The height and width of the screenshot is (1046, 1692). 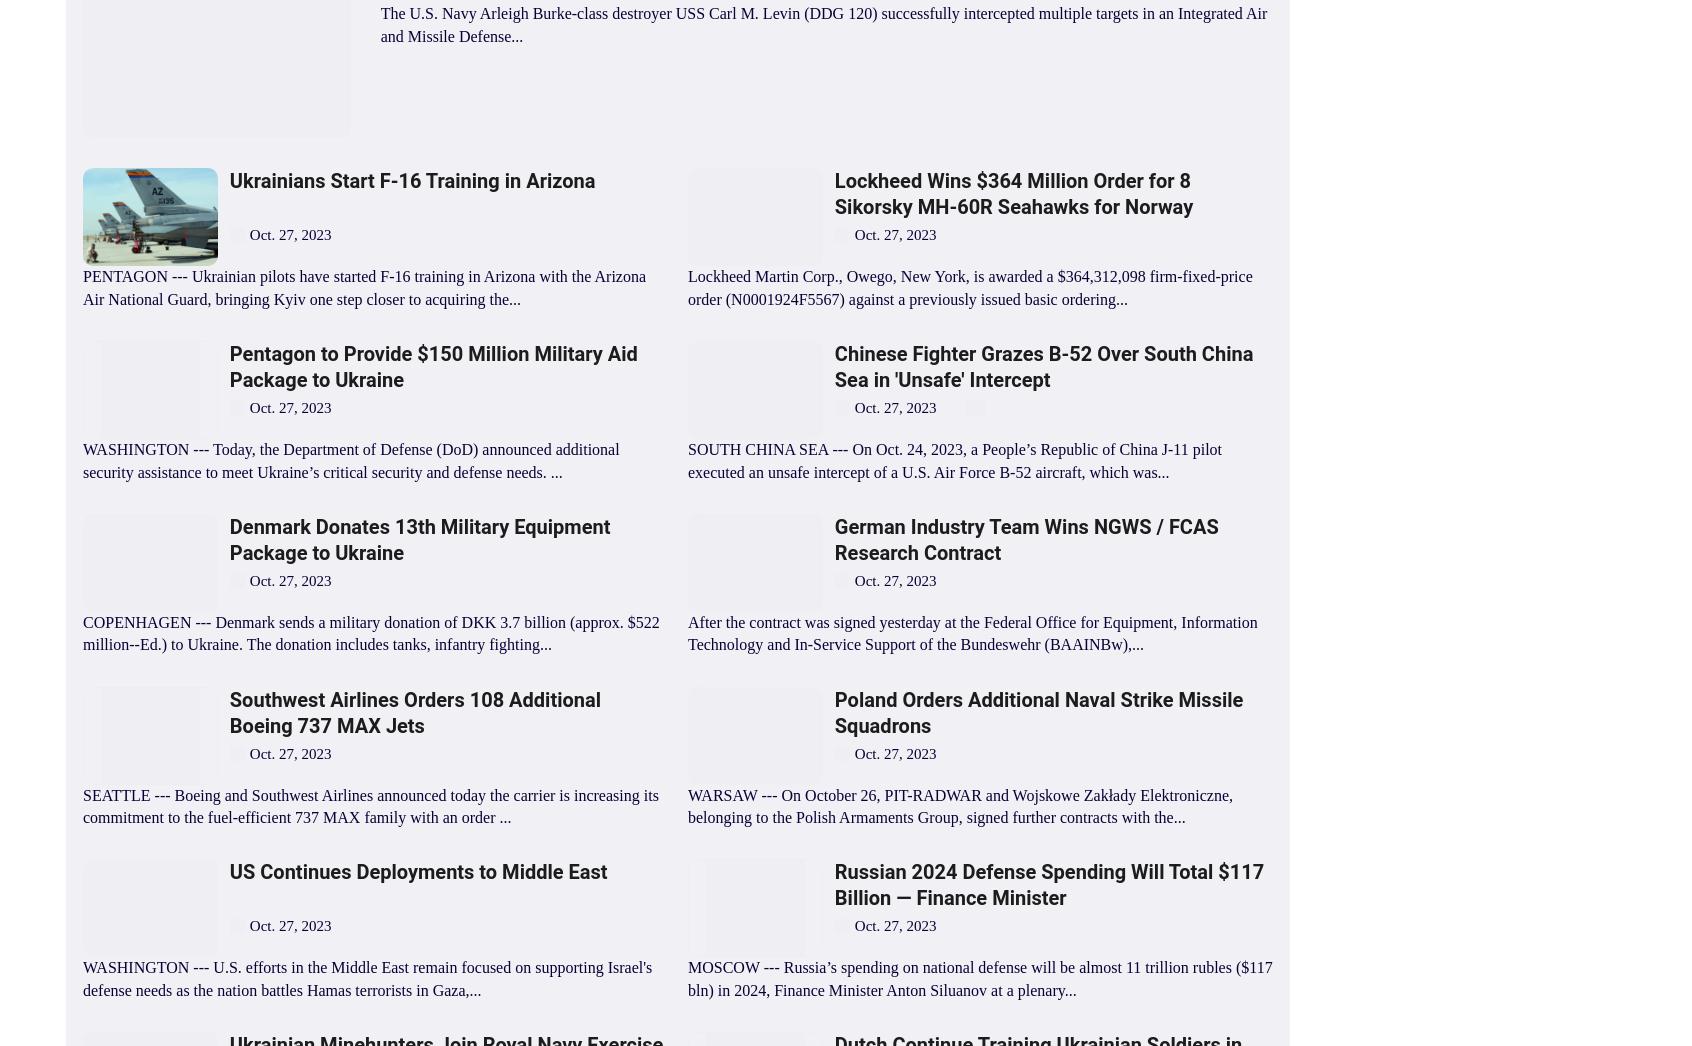 What do you see at coordinates (833, 367) in the screenshot?
I see `'Chinese Fighter Grazes B-52 Over South China Sea in 'Unsafe' Intercept'` at bounding box center [833, 367].